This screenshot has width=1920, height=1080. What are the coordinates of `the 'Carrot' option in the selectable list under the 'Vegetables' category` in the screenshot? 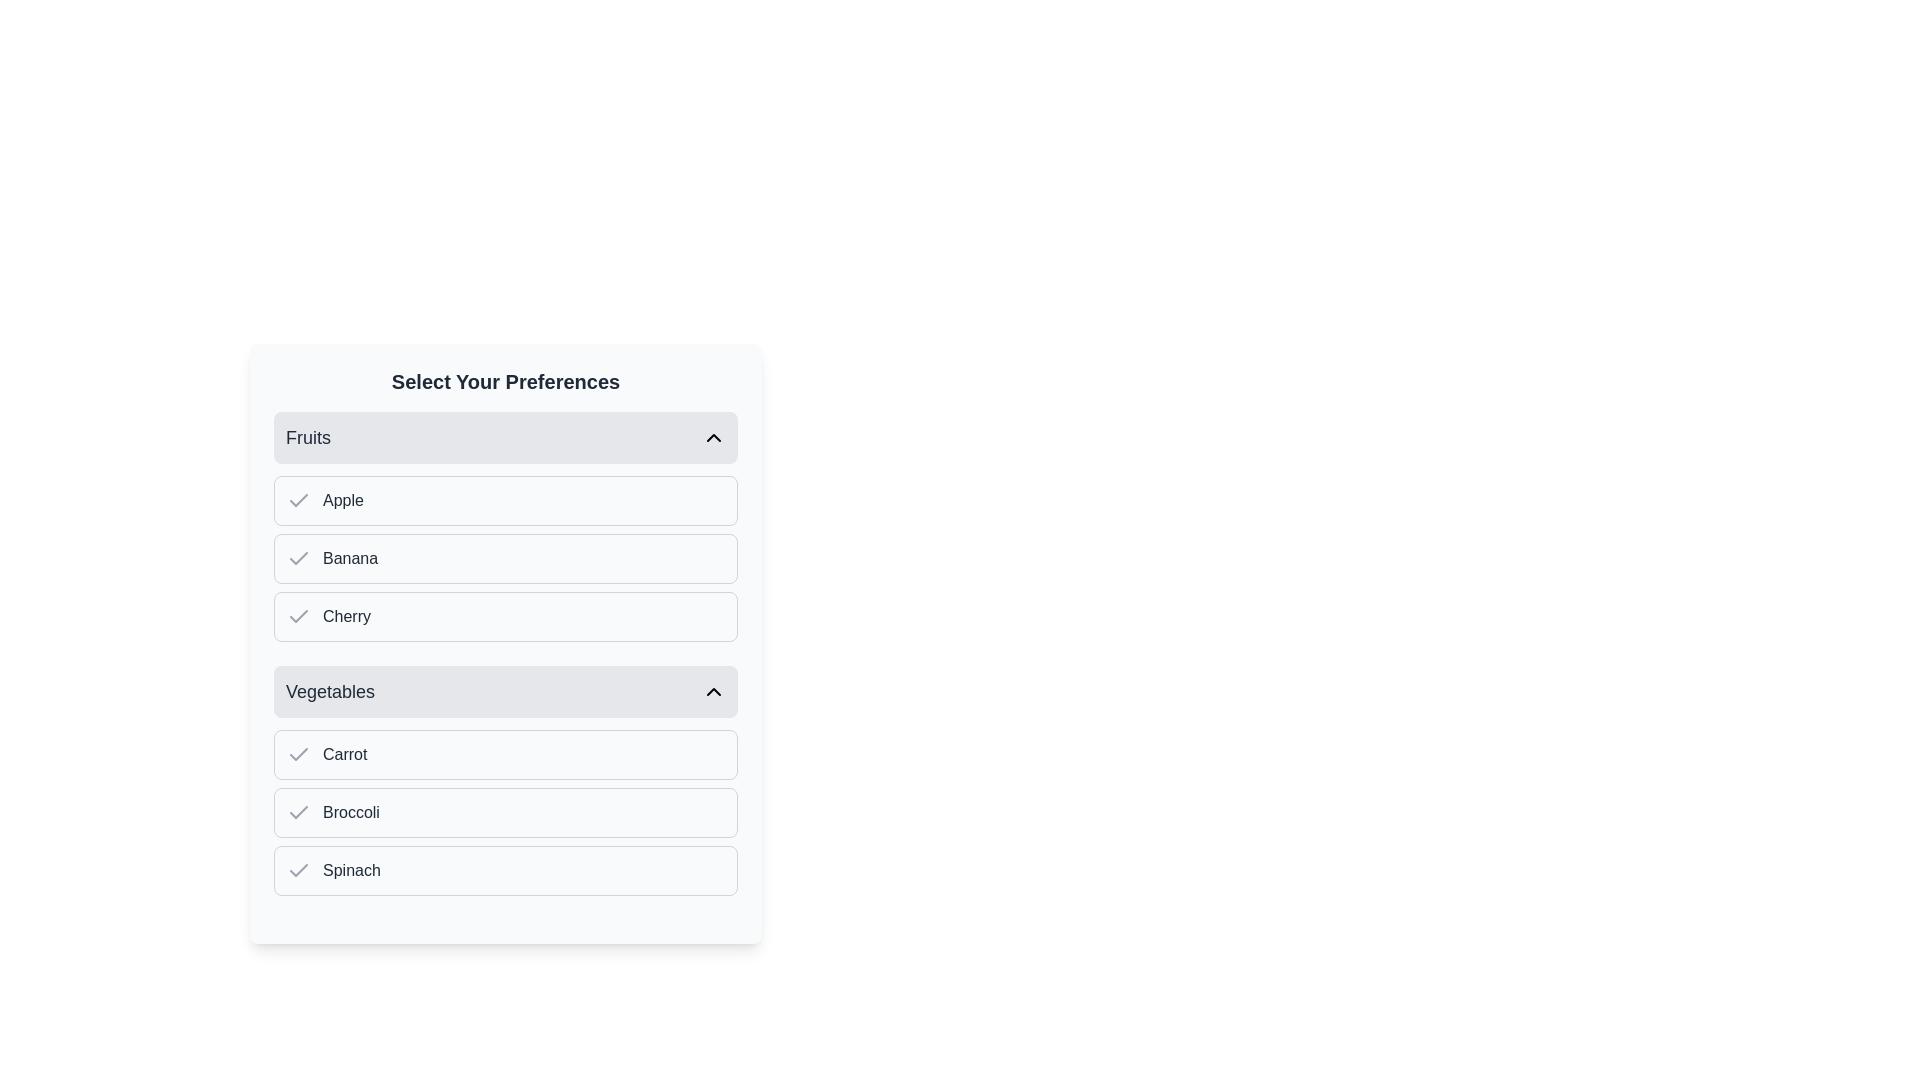 It's located at (505, 755).